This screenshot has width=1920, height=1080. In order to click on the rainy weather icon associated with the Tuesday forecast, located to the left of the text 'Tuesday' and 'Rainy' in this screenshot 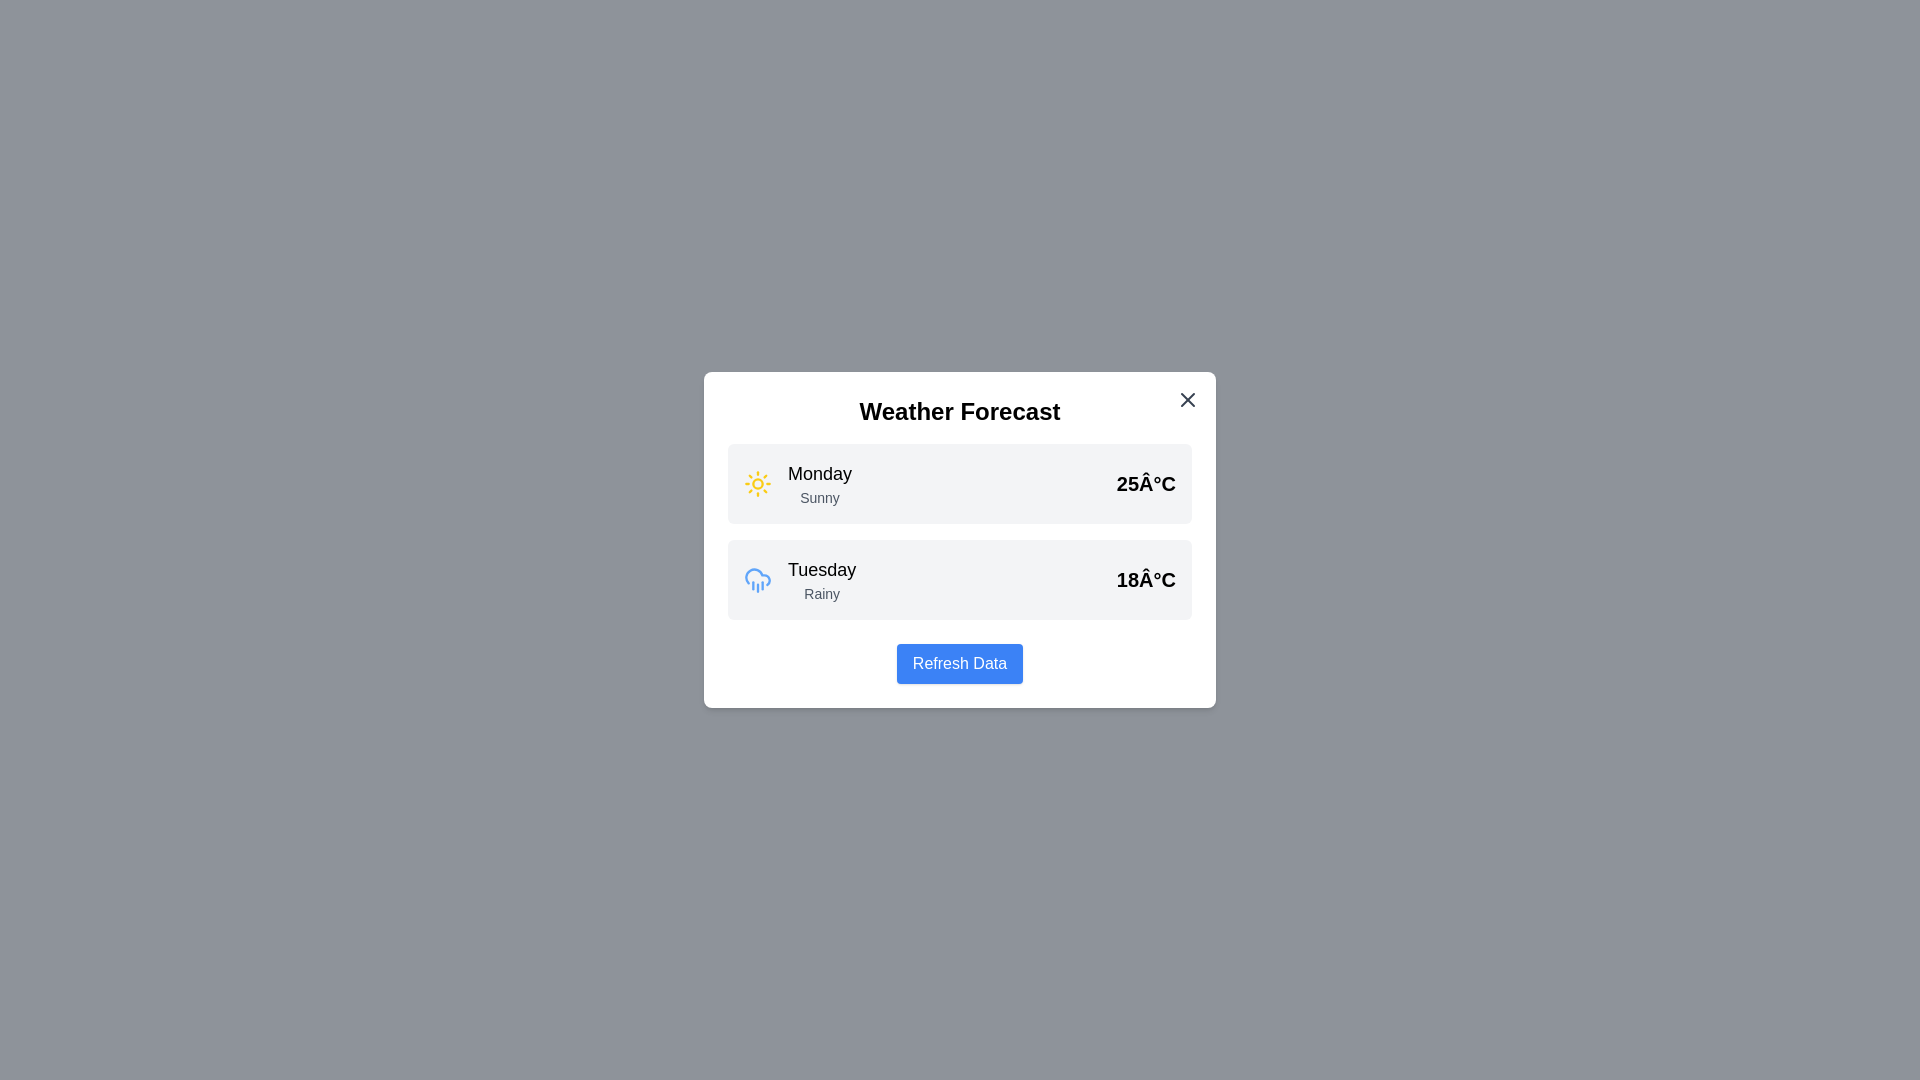, I will do `click(757, 579)`.